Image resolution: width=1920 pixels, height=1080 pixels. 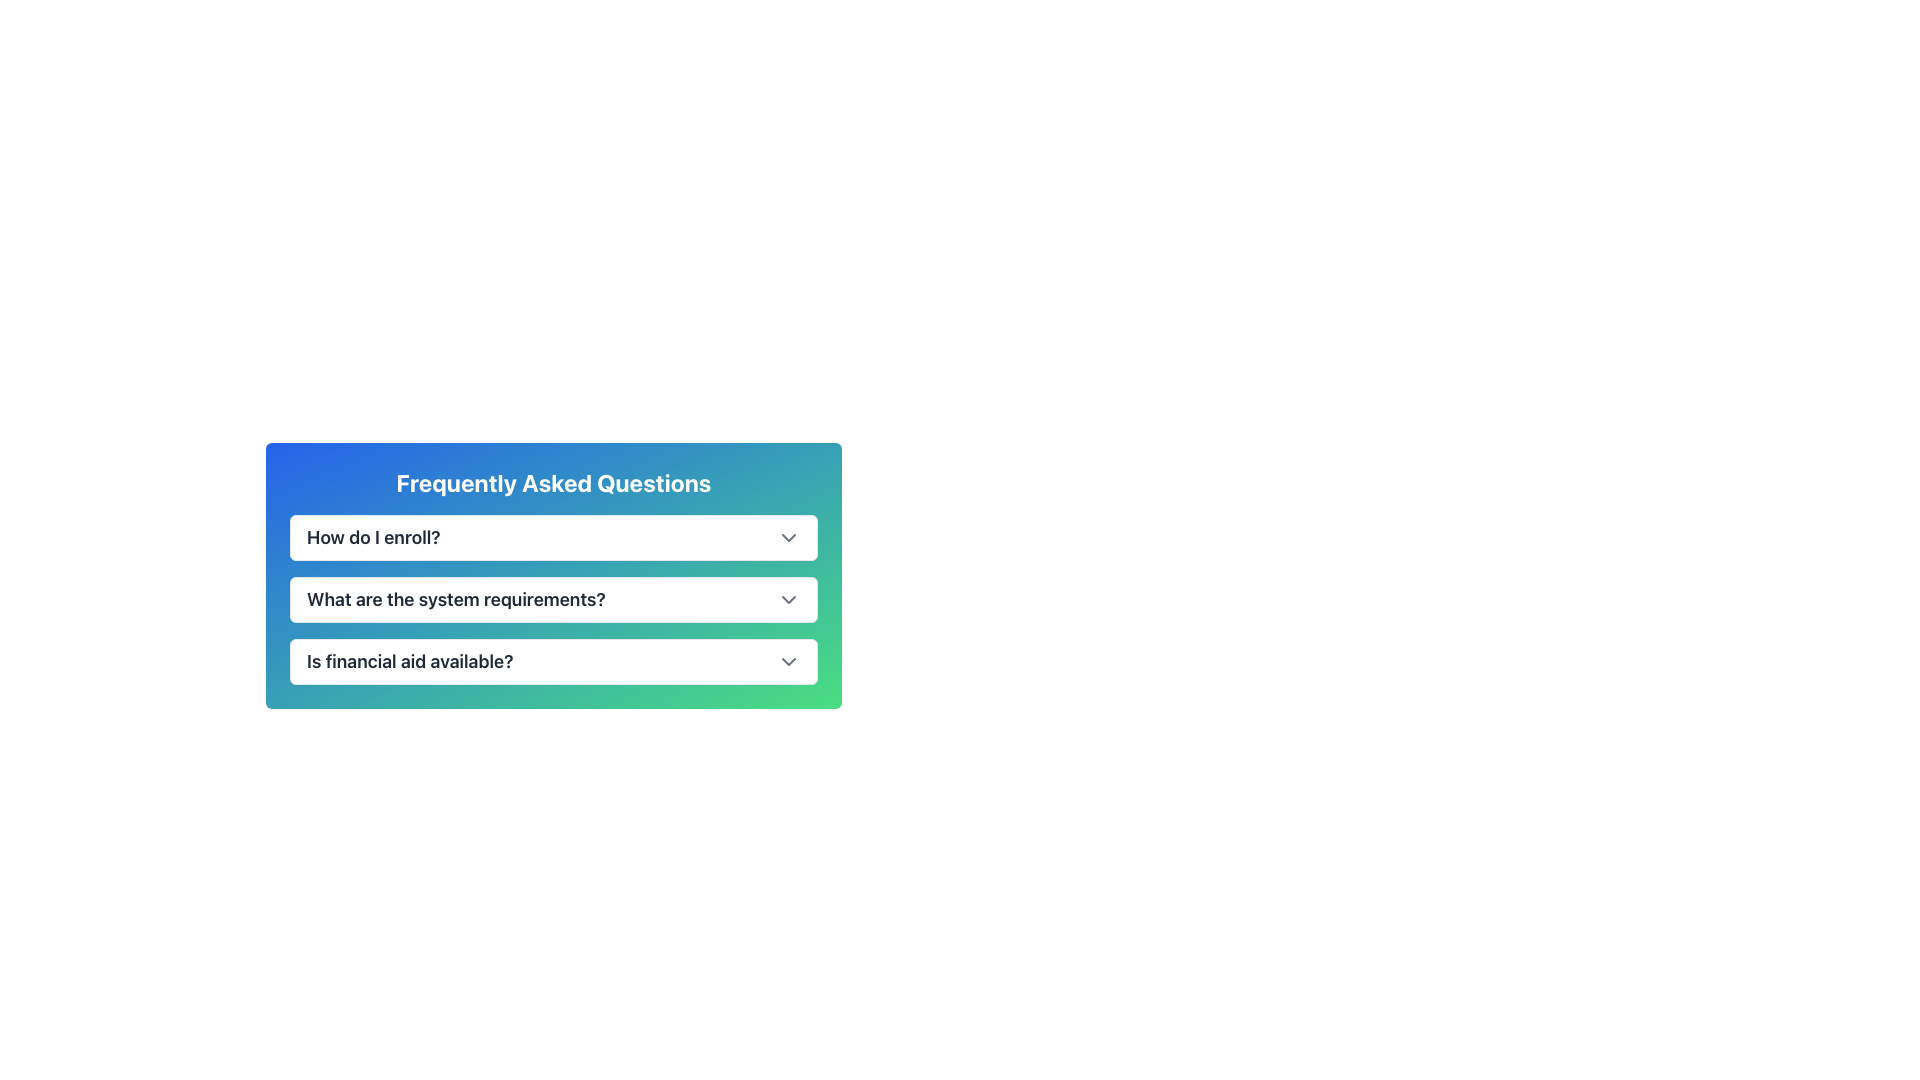 I want to click on the downward-pointing chevron icon, so click(x=787, y=662).